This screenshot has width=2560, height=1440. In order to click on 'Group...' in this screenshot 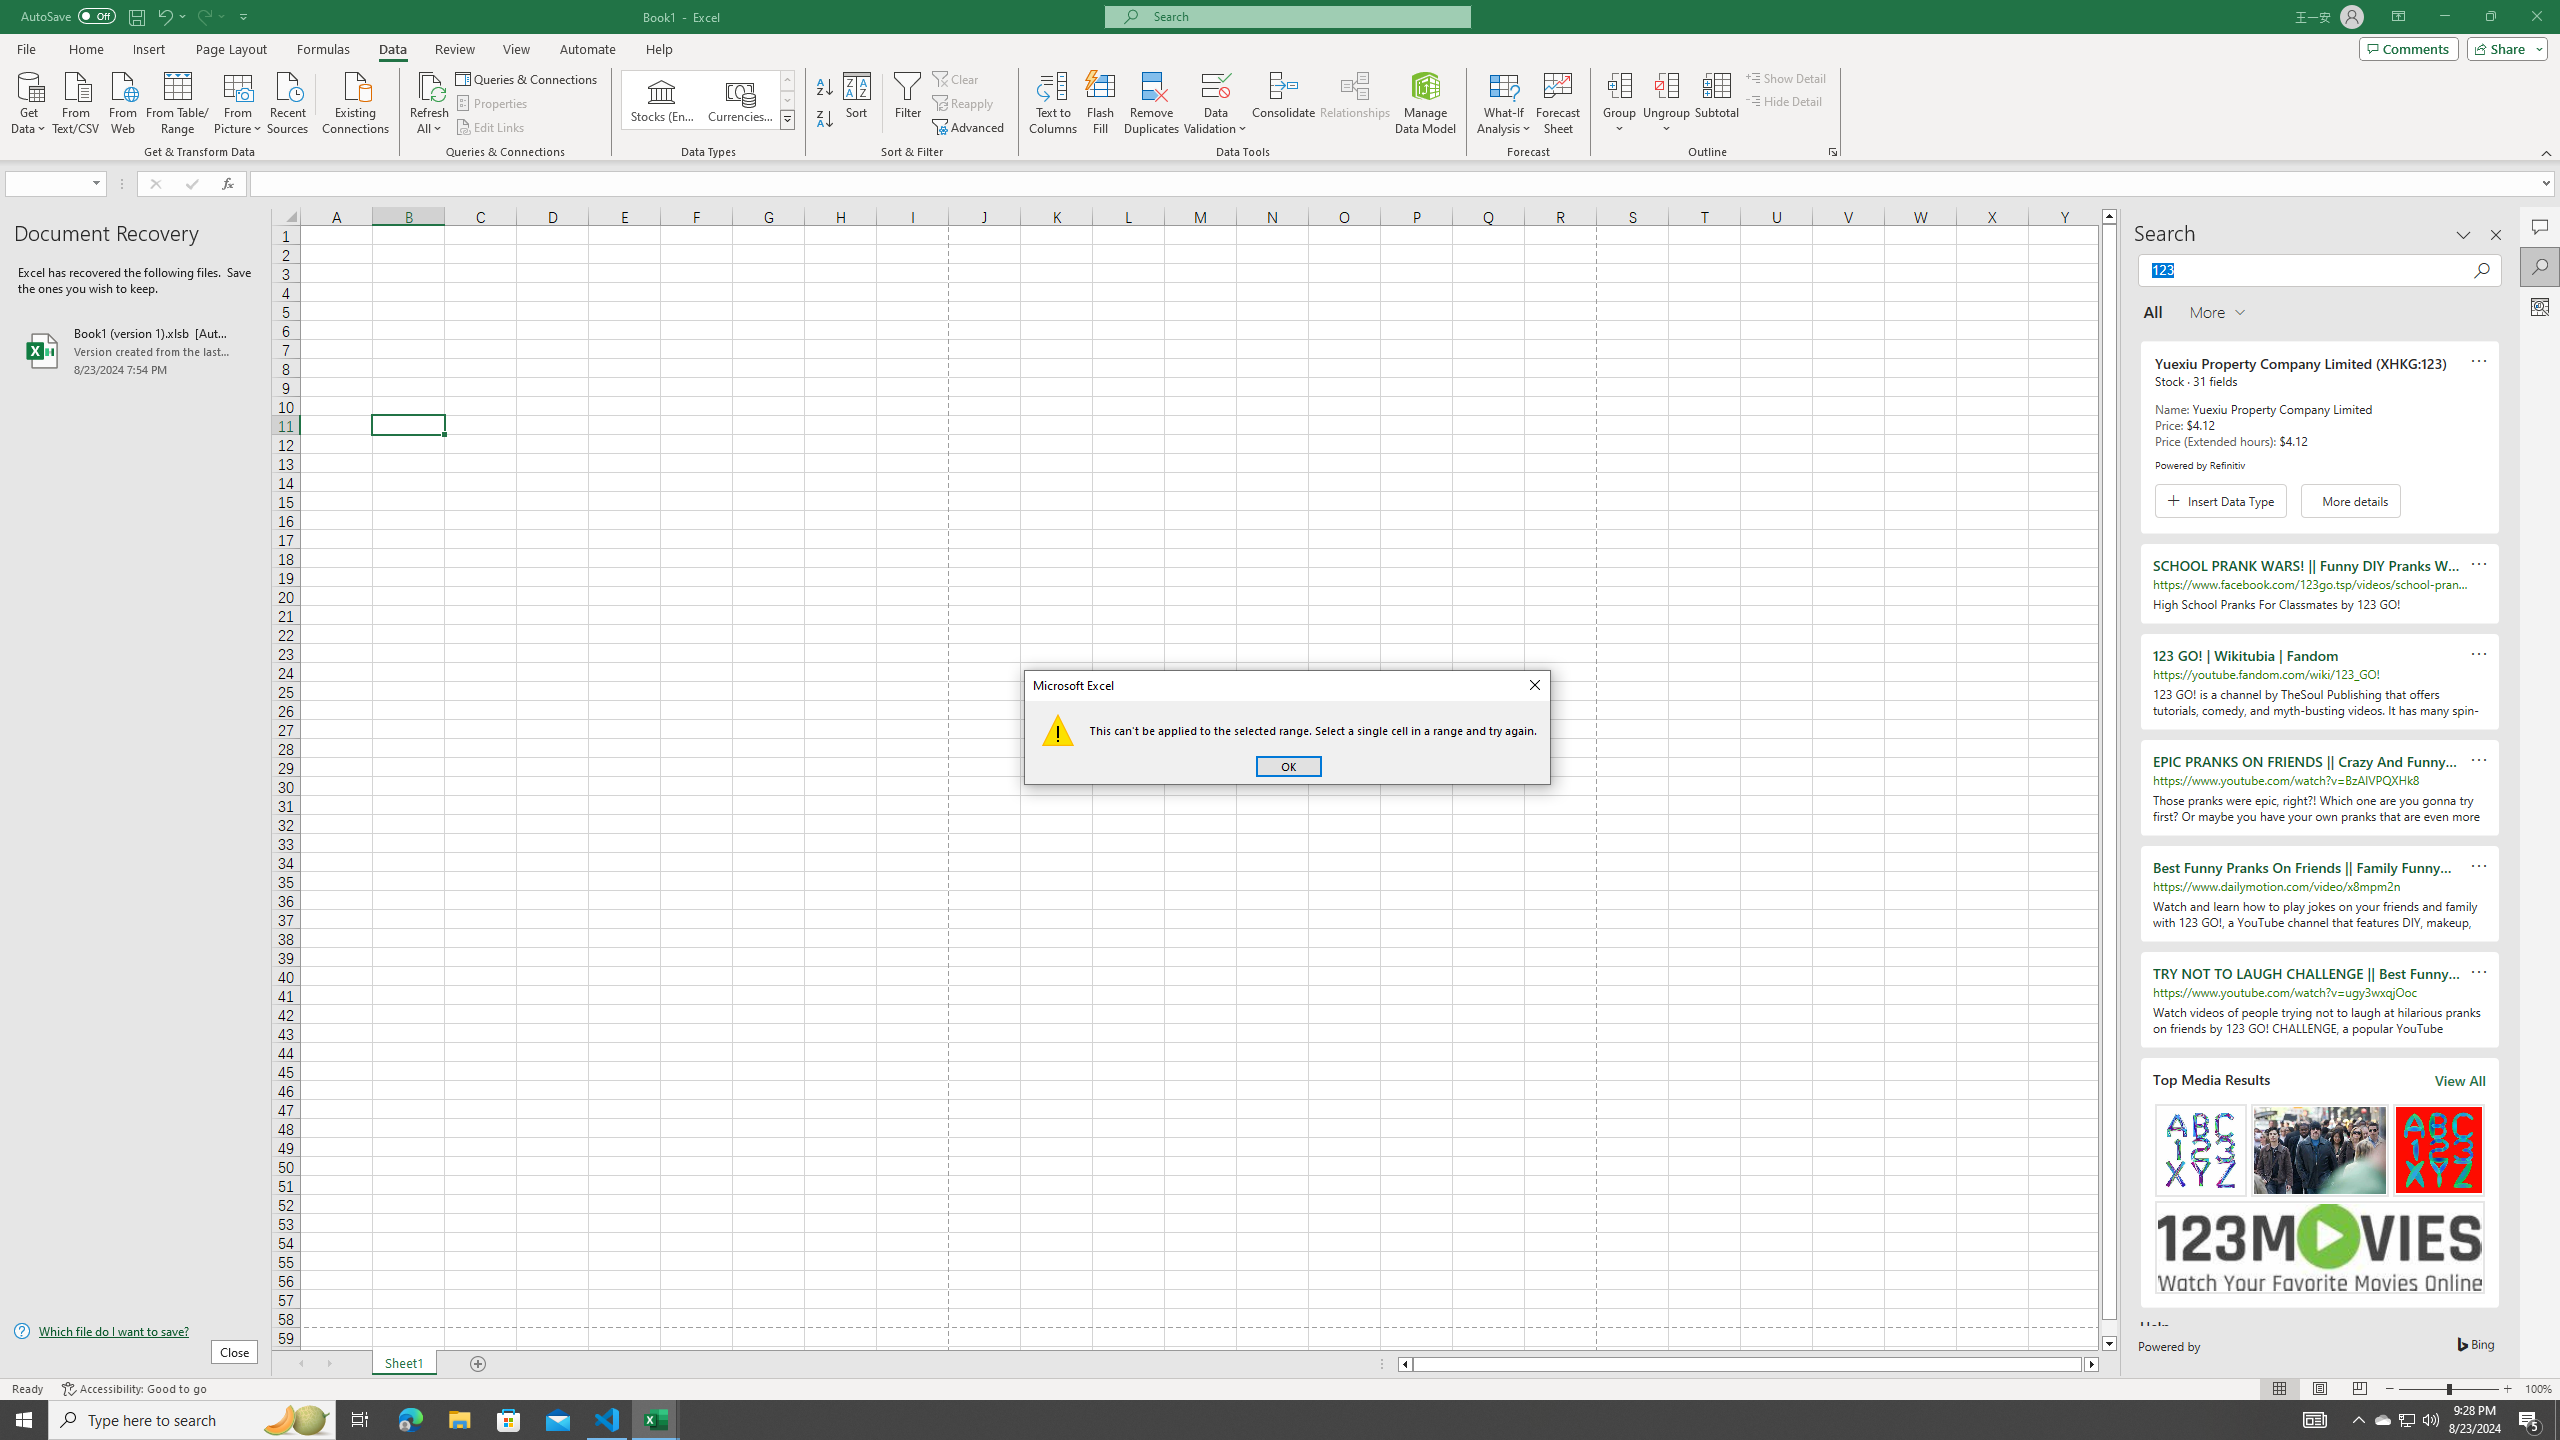, I will do `click(1619, 84)`.